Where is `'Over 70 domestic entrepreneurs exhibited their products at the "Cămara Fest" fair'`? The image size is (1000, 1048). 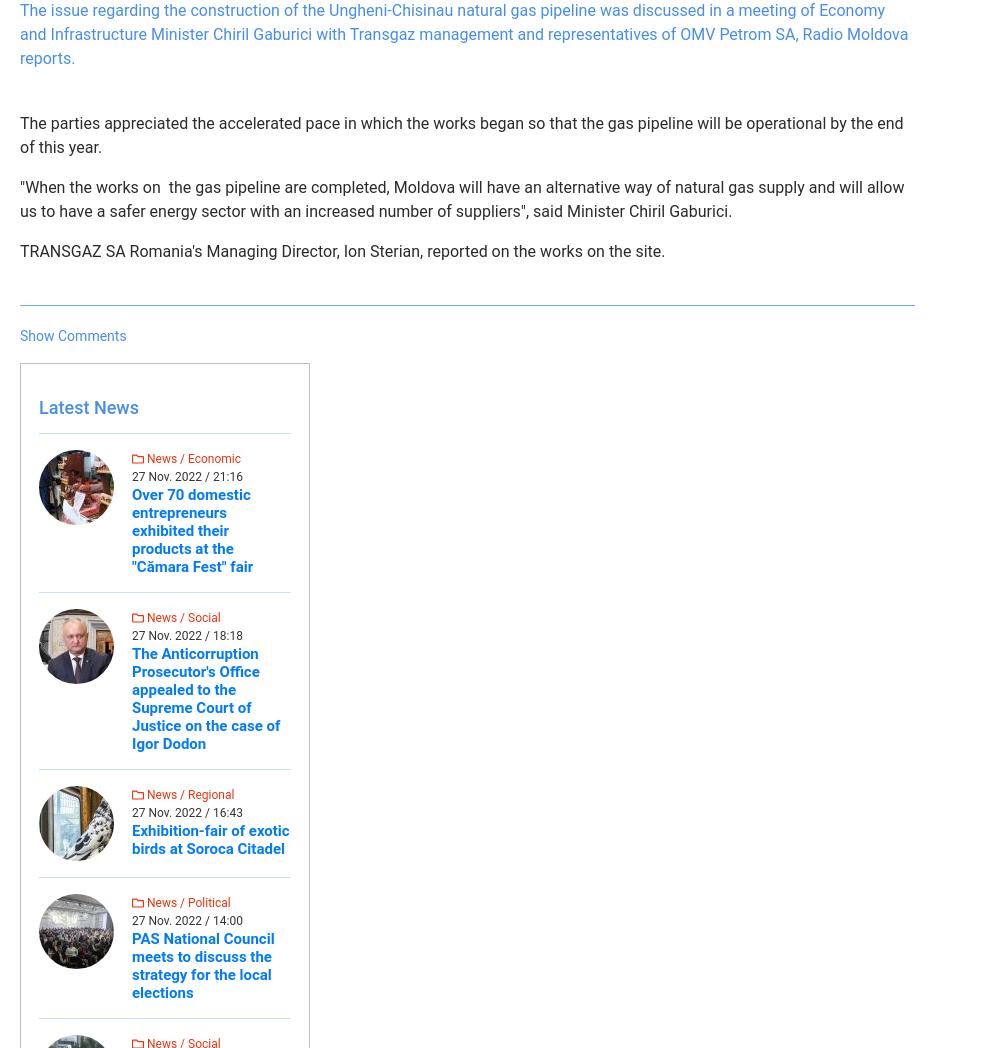 'Over 70 domestic entrepreneurs exhibited their products at the "Cămara Fest" fair' is located at coordinates (191, 530).